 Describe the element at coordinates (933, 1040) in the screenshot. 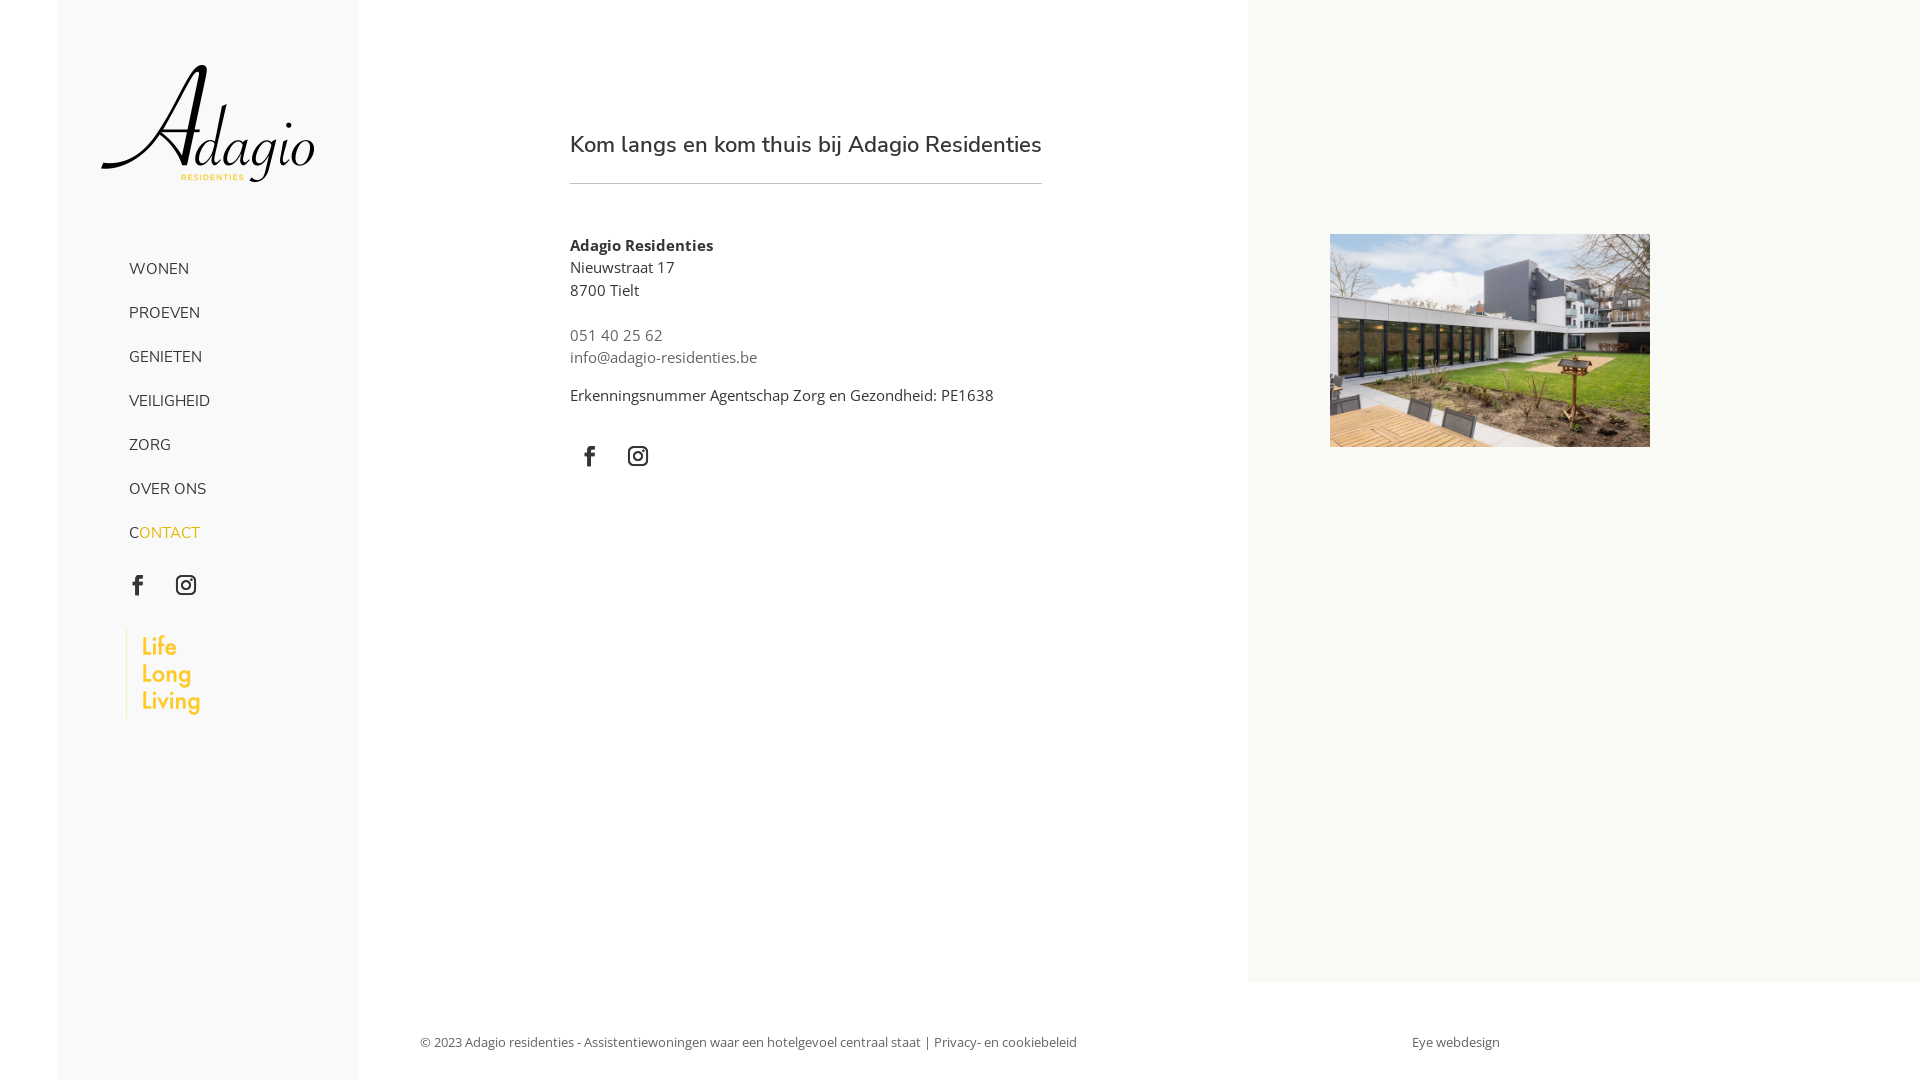

I see `'Privacy- en cookiebeleid'` at that location.